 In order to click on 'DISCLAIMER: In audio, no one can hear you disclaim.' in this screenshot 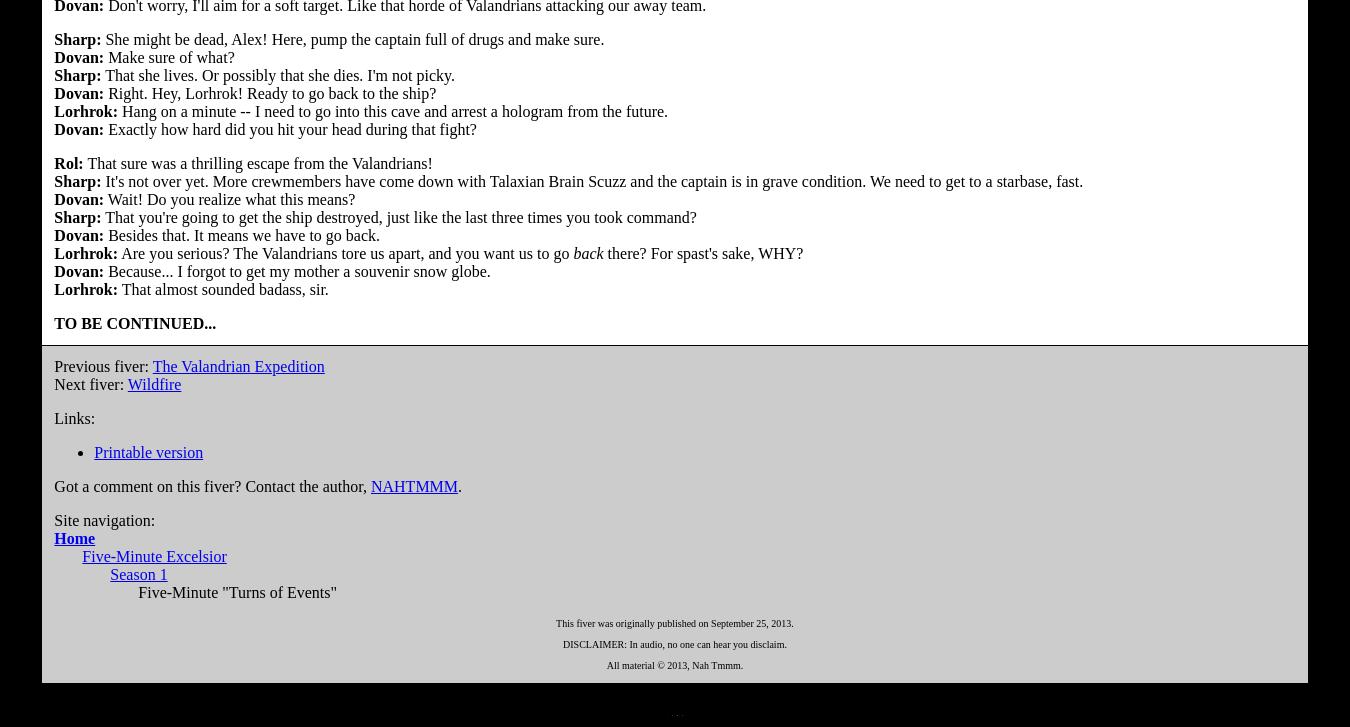, I will do `click(561, 642)`.